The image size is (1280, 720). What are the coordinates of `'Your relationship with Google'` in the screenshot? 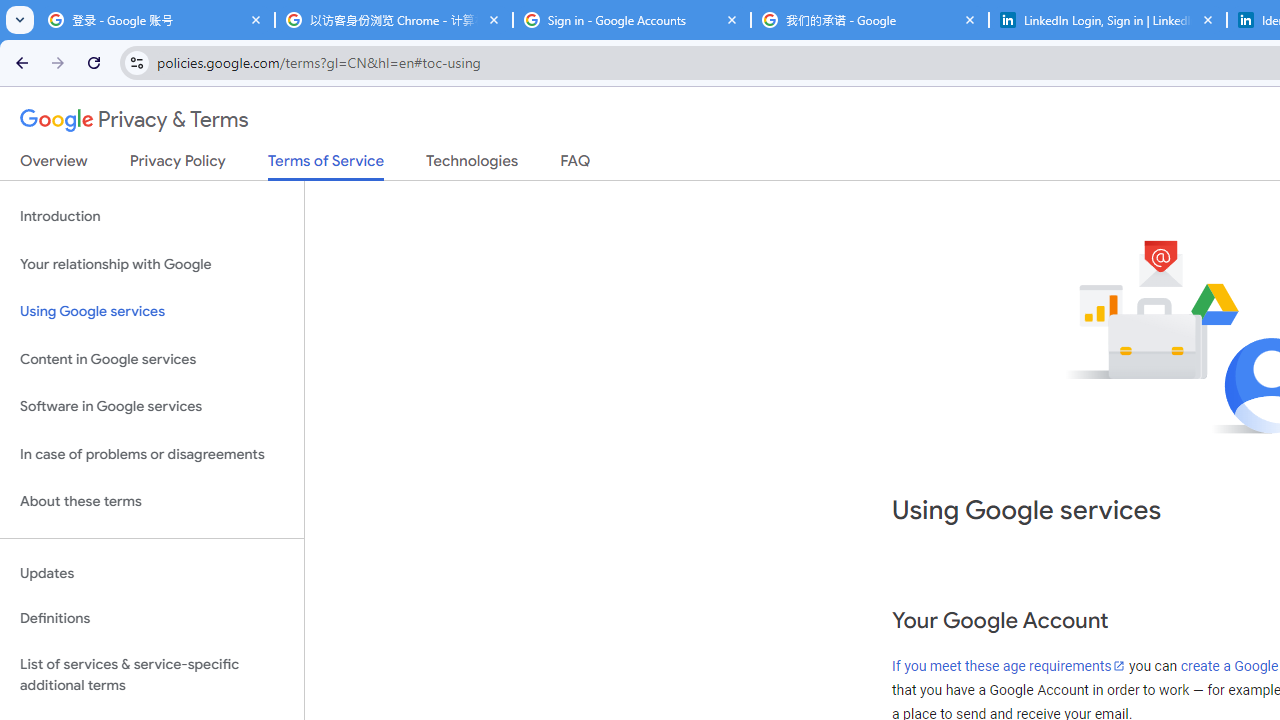 It's located at (151, 263).